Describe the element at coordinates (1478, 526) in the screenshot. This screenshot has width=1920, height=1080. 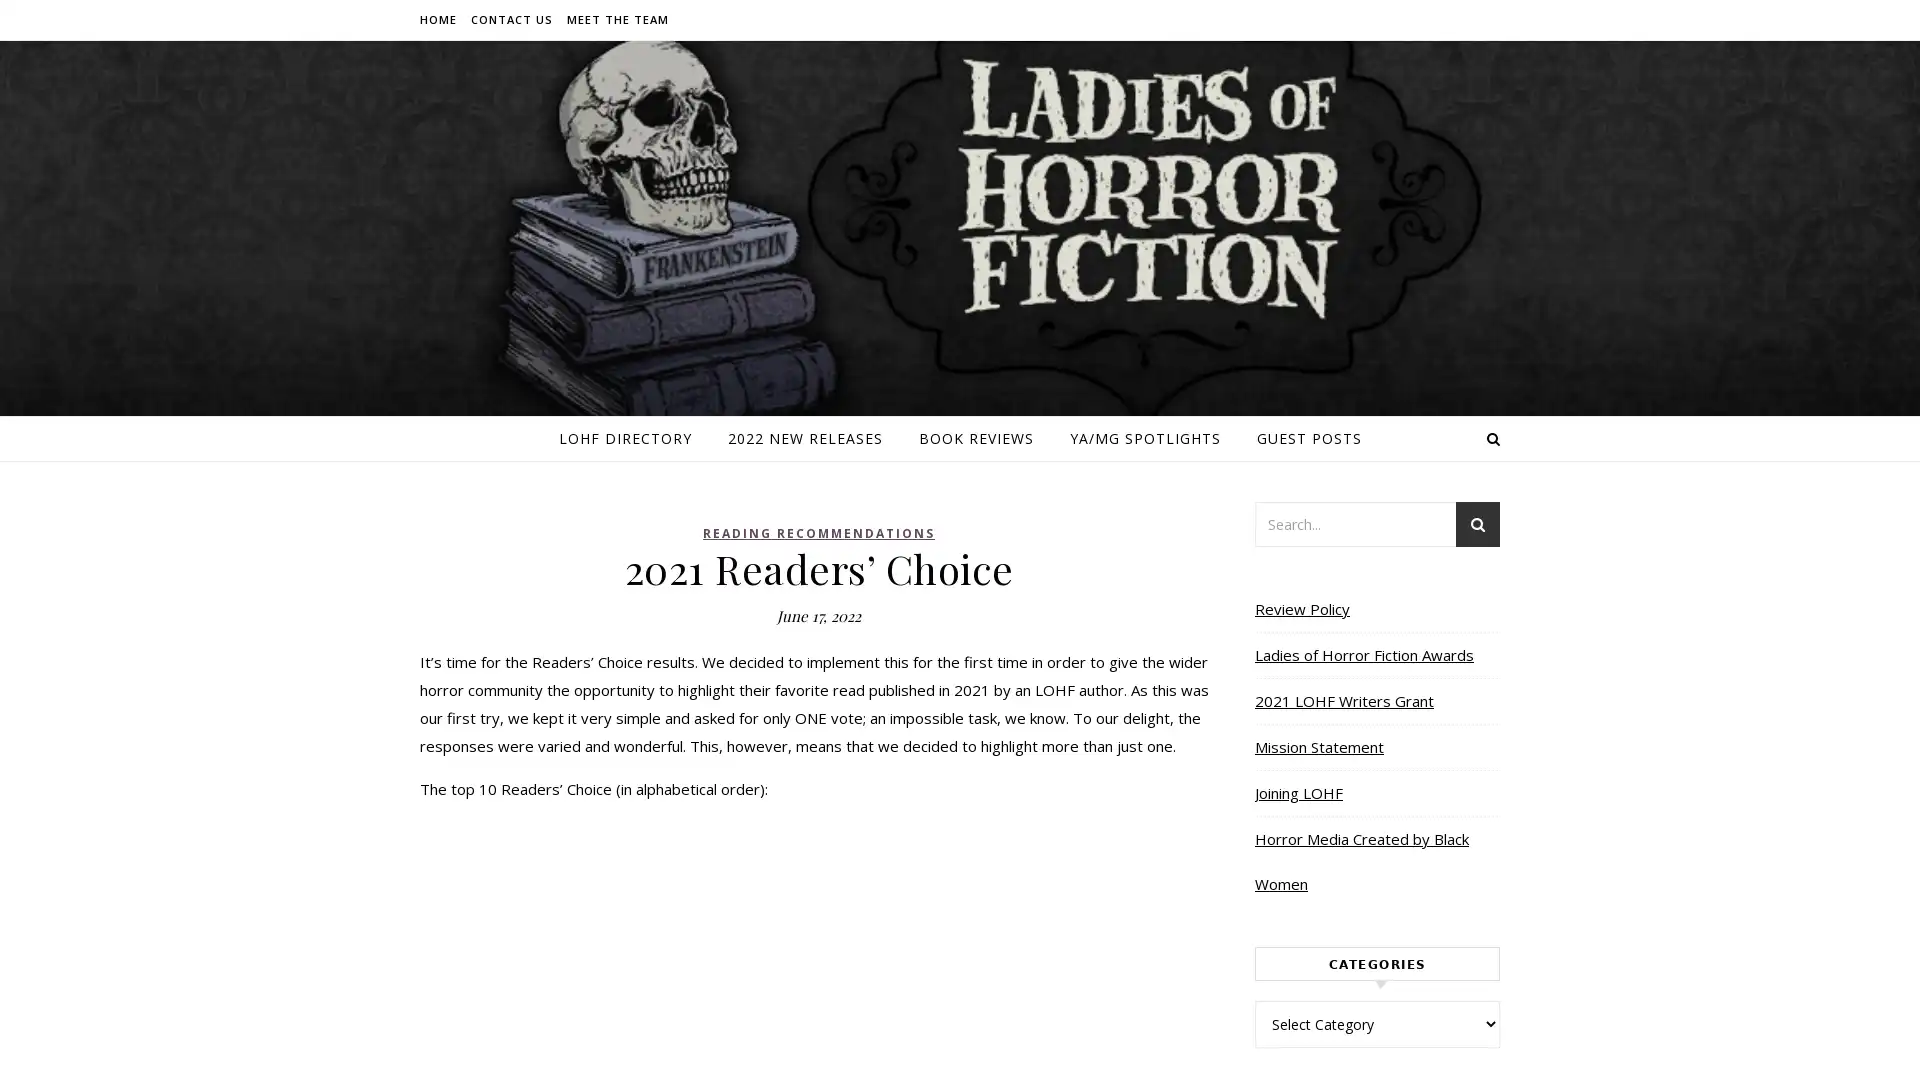
I see `st` at that location.